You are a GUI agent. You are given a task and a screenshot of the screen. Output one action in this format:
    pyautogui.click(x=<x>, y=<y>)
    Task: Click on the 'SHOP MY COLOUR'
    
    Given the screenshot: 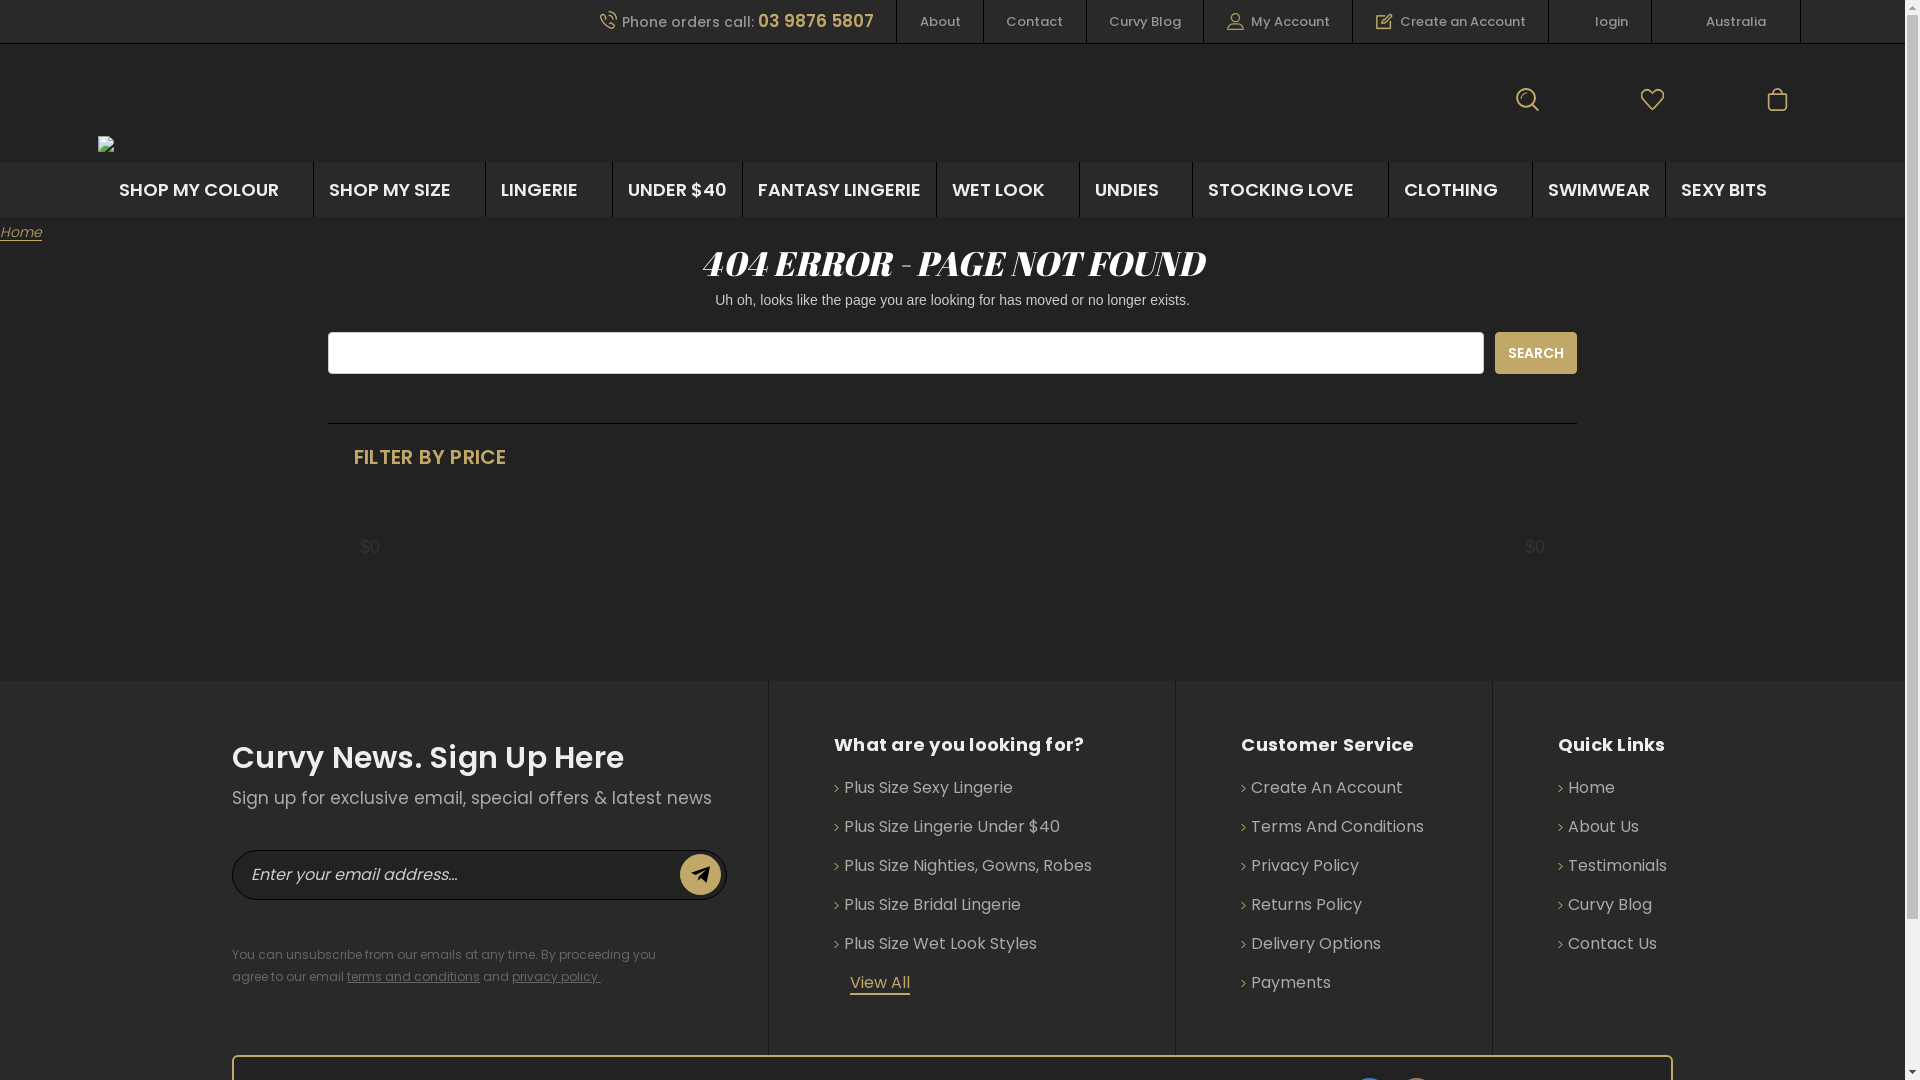 What is the action you would take?
    pyautogui.click(x=208, y=189)
    